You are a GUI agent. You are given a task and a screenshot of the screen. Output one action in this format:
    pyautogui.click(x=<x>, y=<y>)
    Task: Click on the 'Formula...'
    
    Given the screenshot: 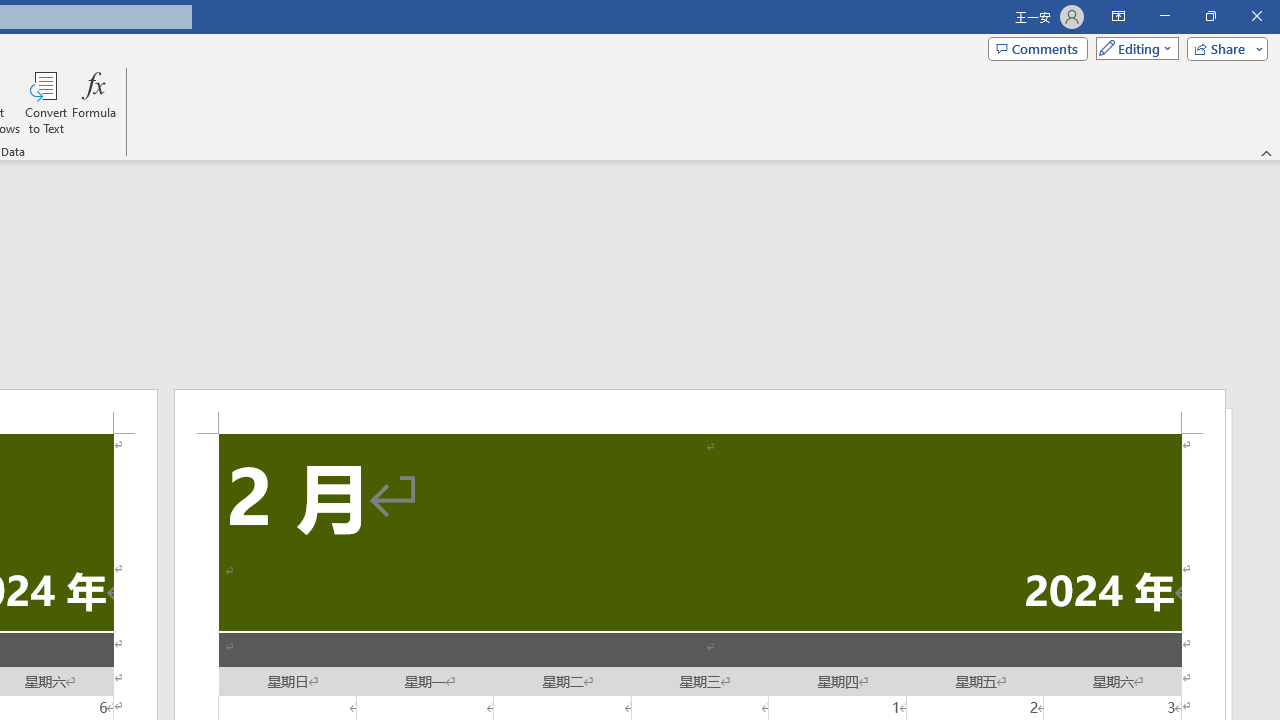 What is the action you would take?
    pyautogui.click(x=93, y=103)
    